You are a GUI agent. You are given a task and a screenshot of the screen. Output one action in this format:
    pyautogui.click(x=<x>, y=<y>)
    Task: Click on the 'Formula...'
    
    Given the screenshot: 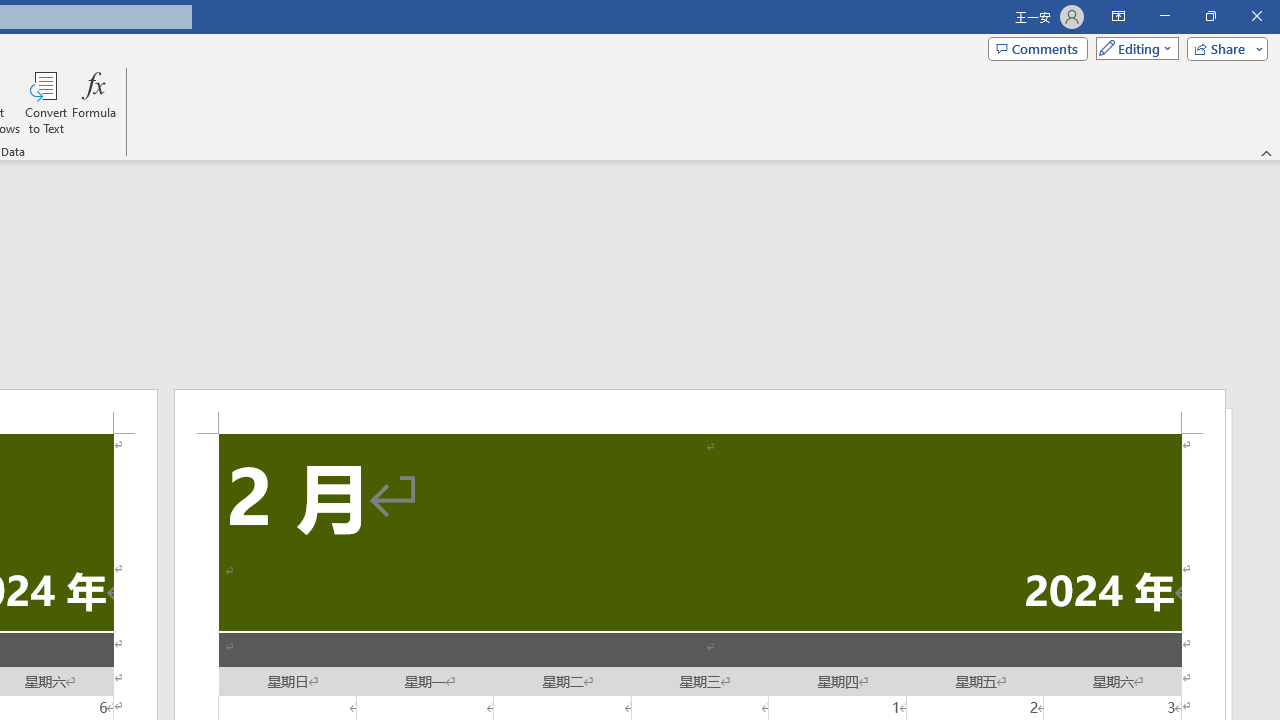 What is the action you would take?
    pyautogui.click(x=93, y=103)
    